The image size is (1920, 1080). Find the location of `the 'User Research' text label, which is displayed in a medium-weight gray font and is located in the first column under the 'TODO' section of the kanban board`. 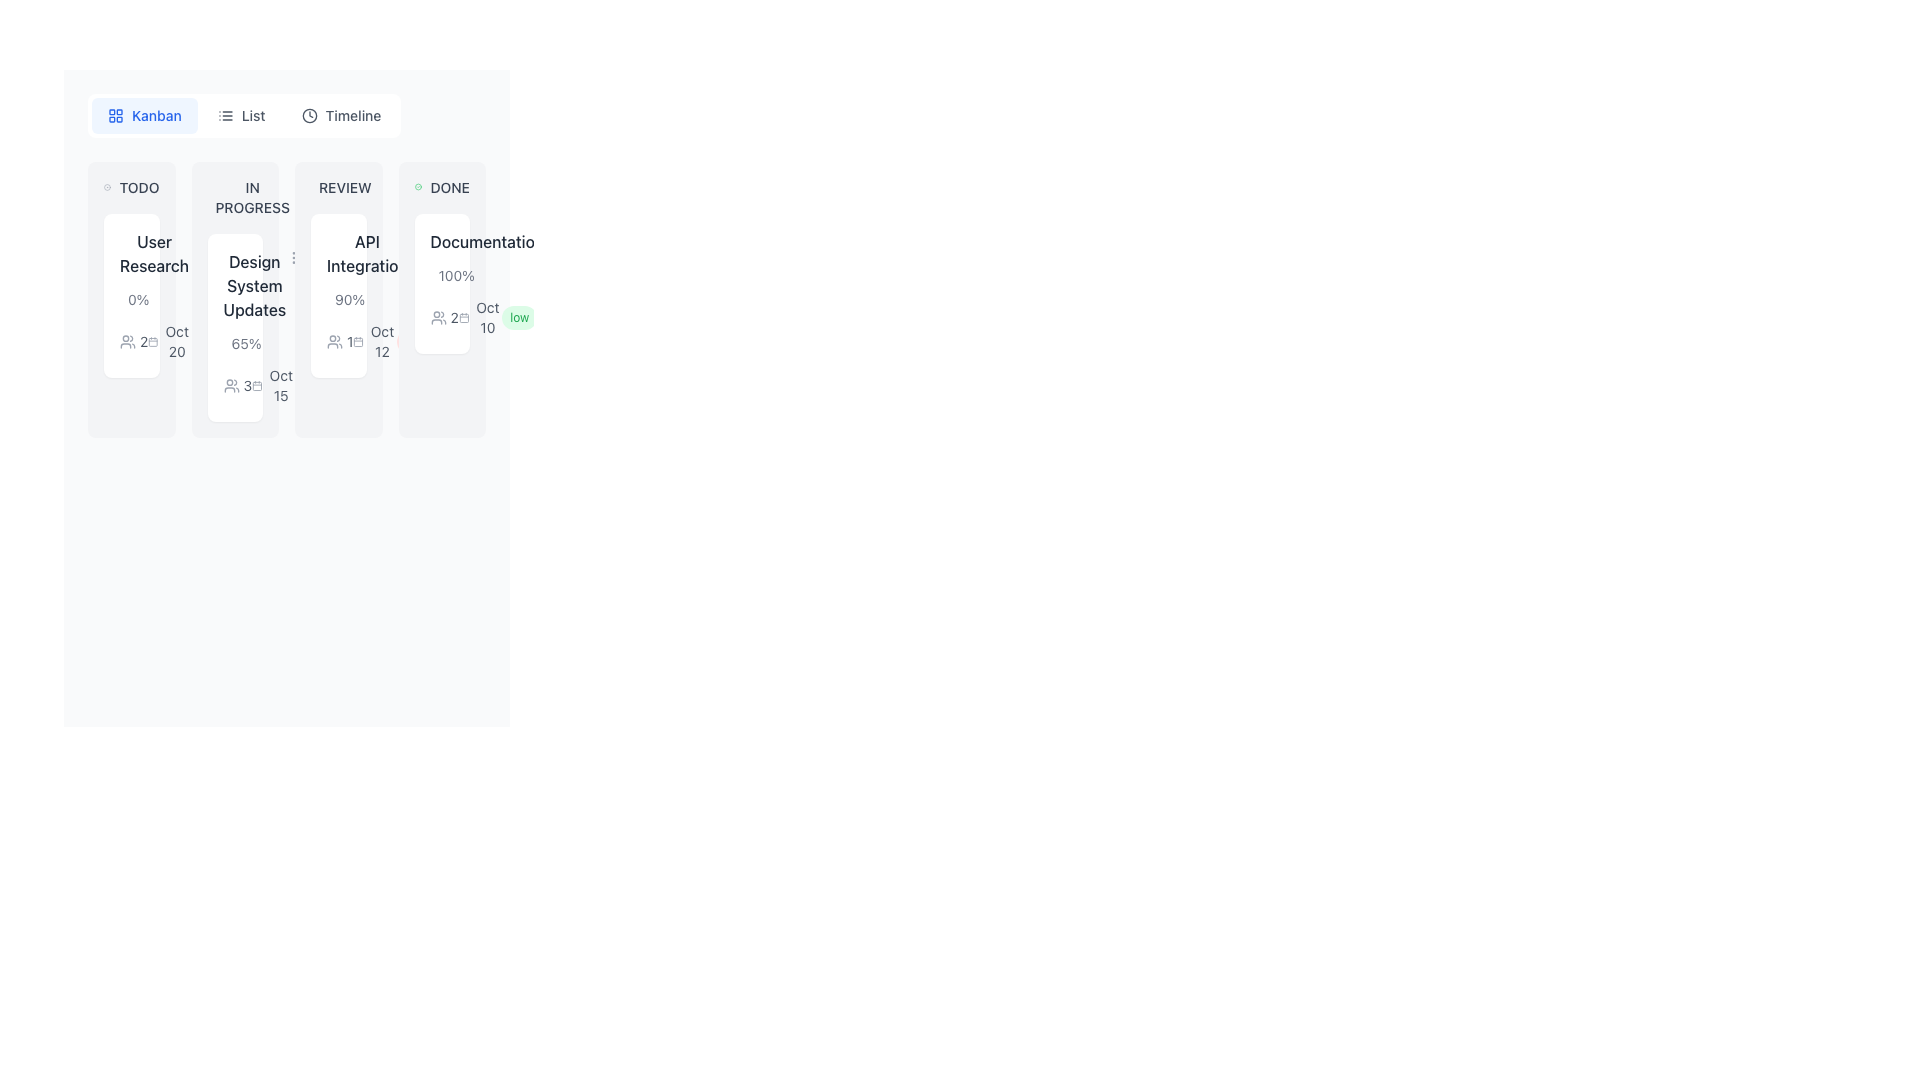

the 'User Research' text label, which is displayed in a medium-weight gray font and is located in the first column under the 'TODO' section of the kanban board is located at coordinates (153, 253).